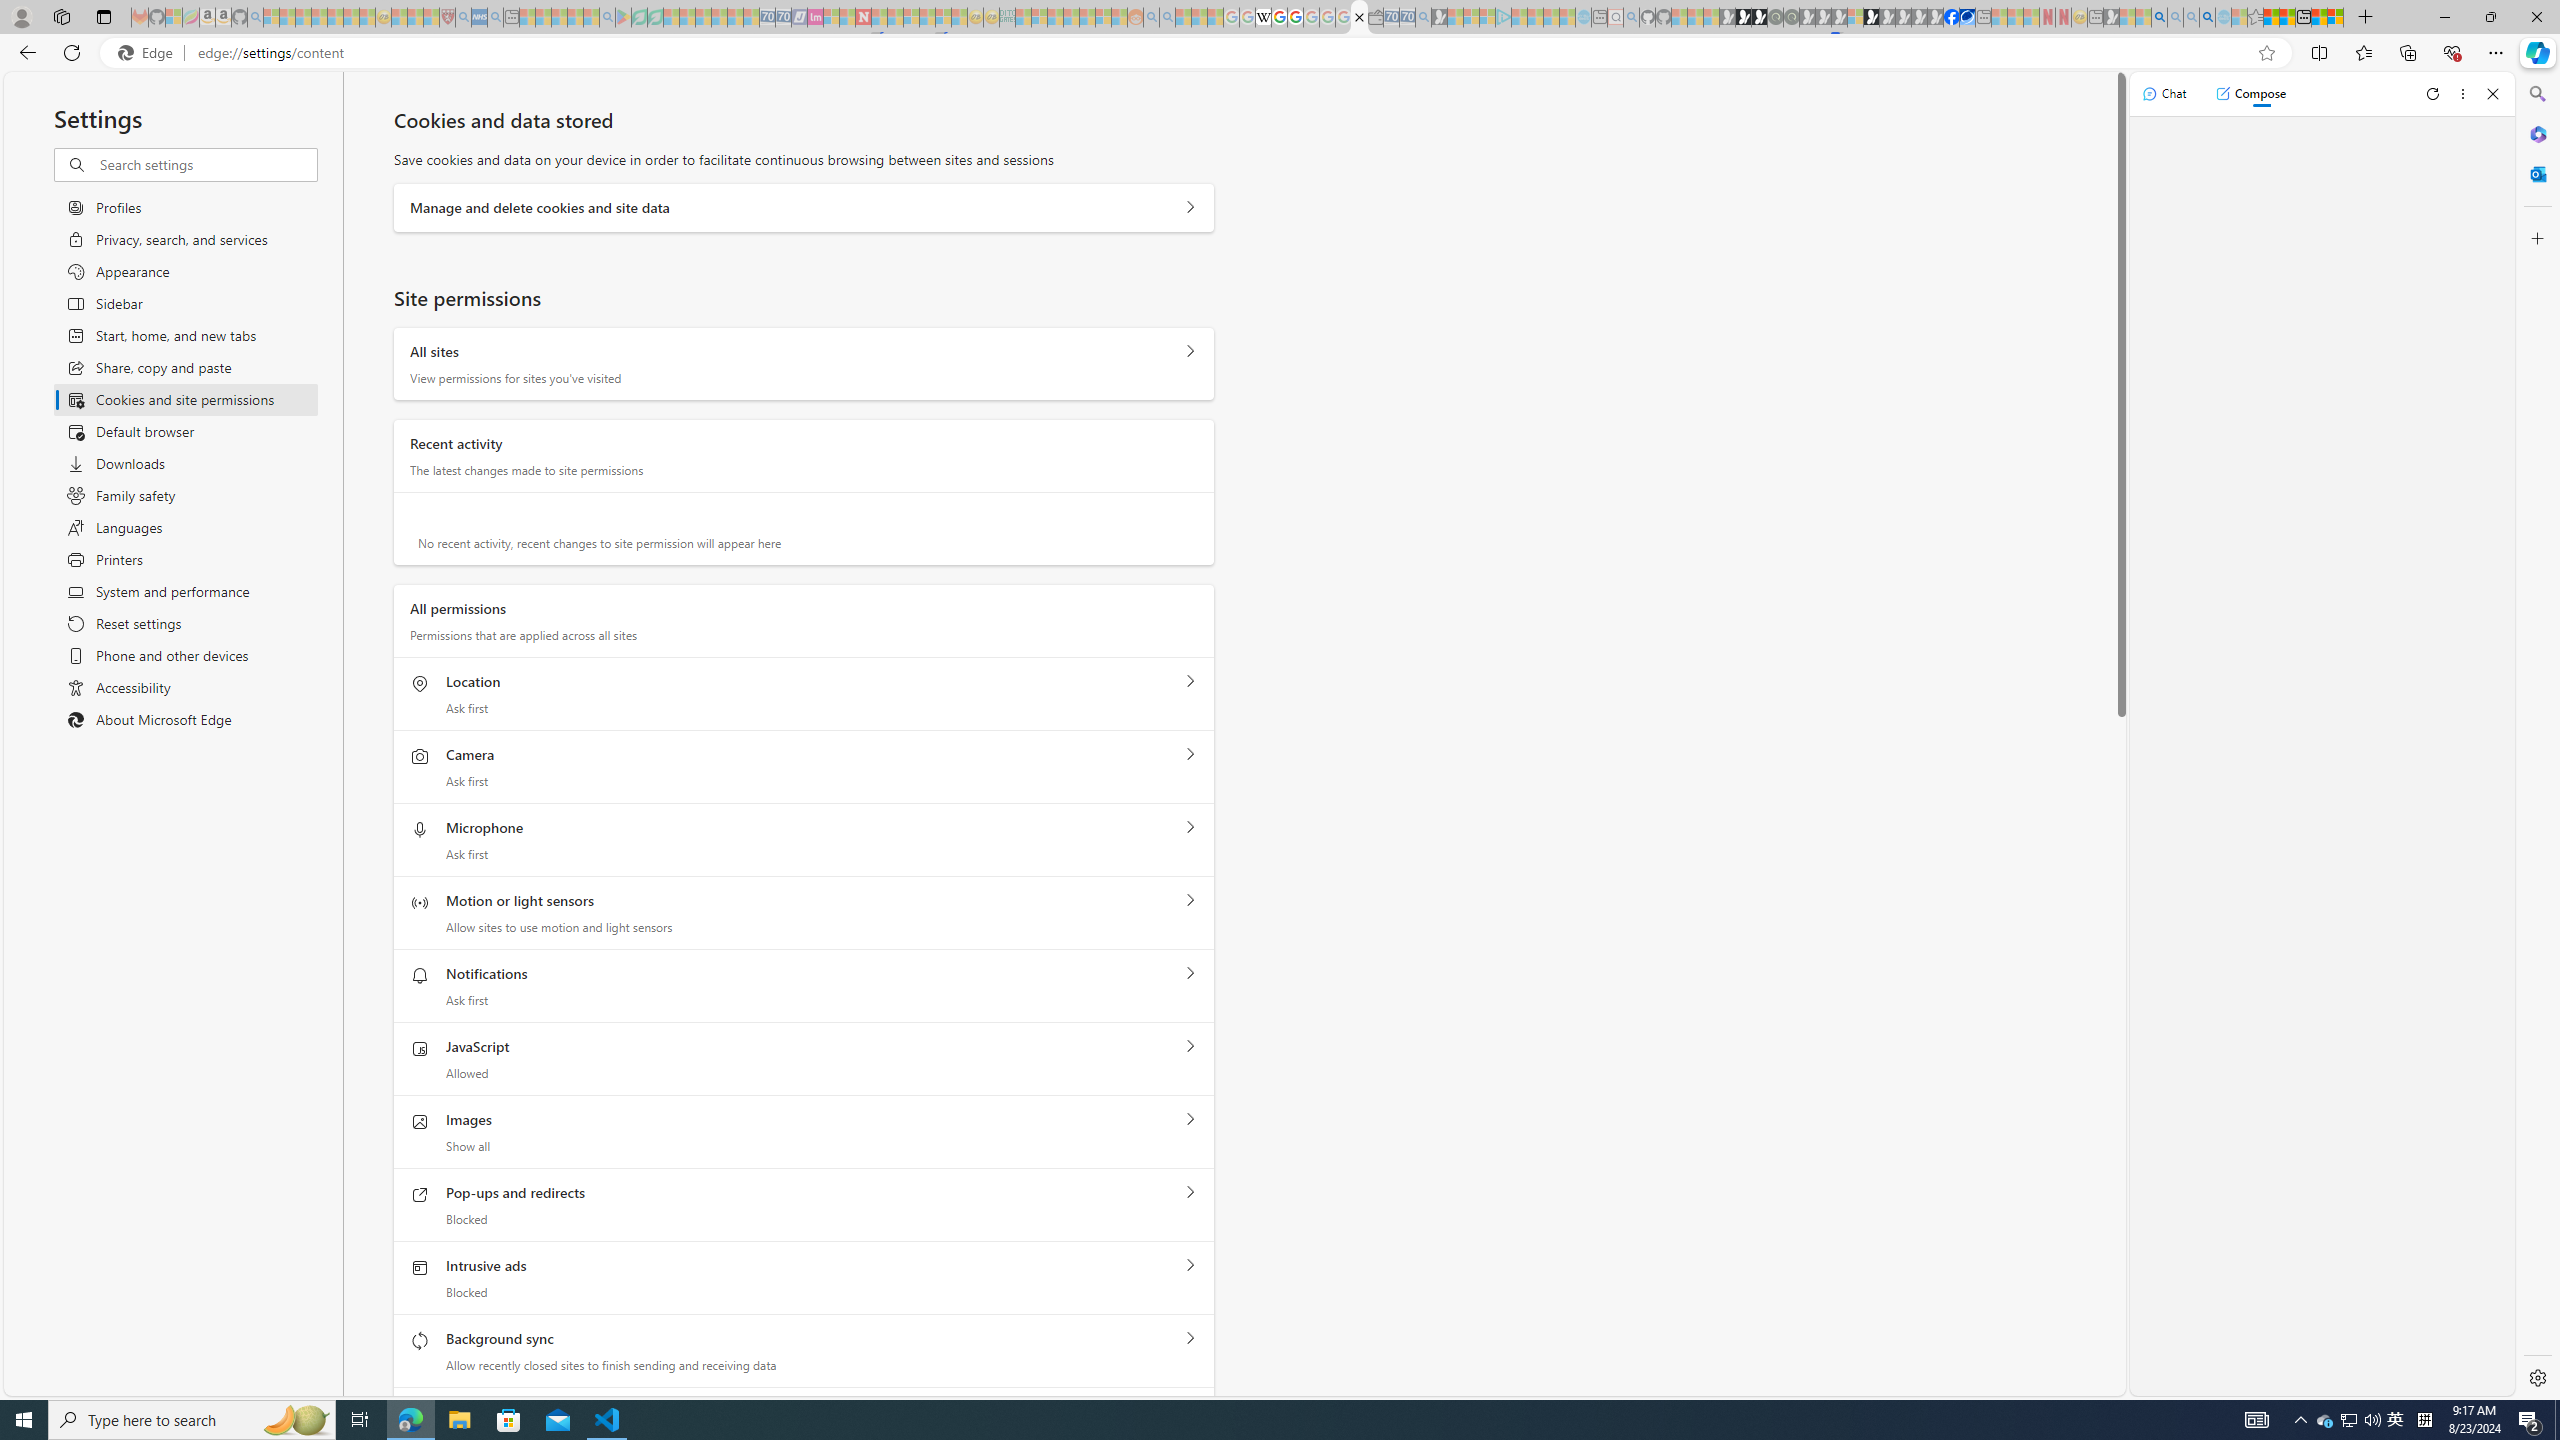 The width and height of the screenshot is (2560, 1440). What do you see at coordinates (1190, 754) in the screenshot?
I see `'Camera'` at bounding box center [1190, 754].